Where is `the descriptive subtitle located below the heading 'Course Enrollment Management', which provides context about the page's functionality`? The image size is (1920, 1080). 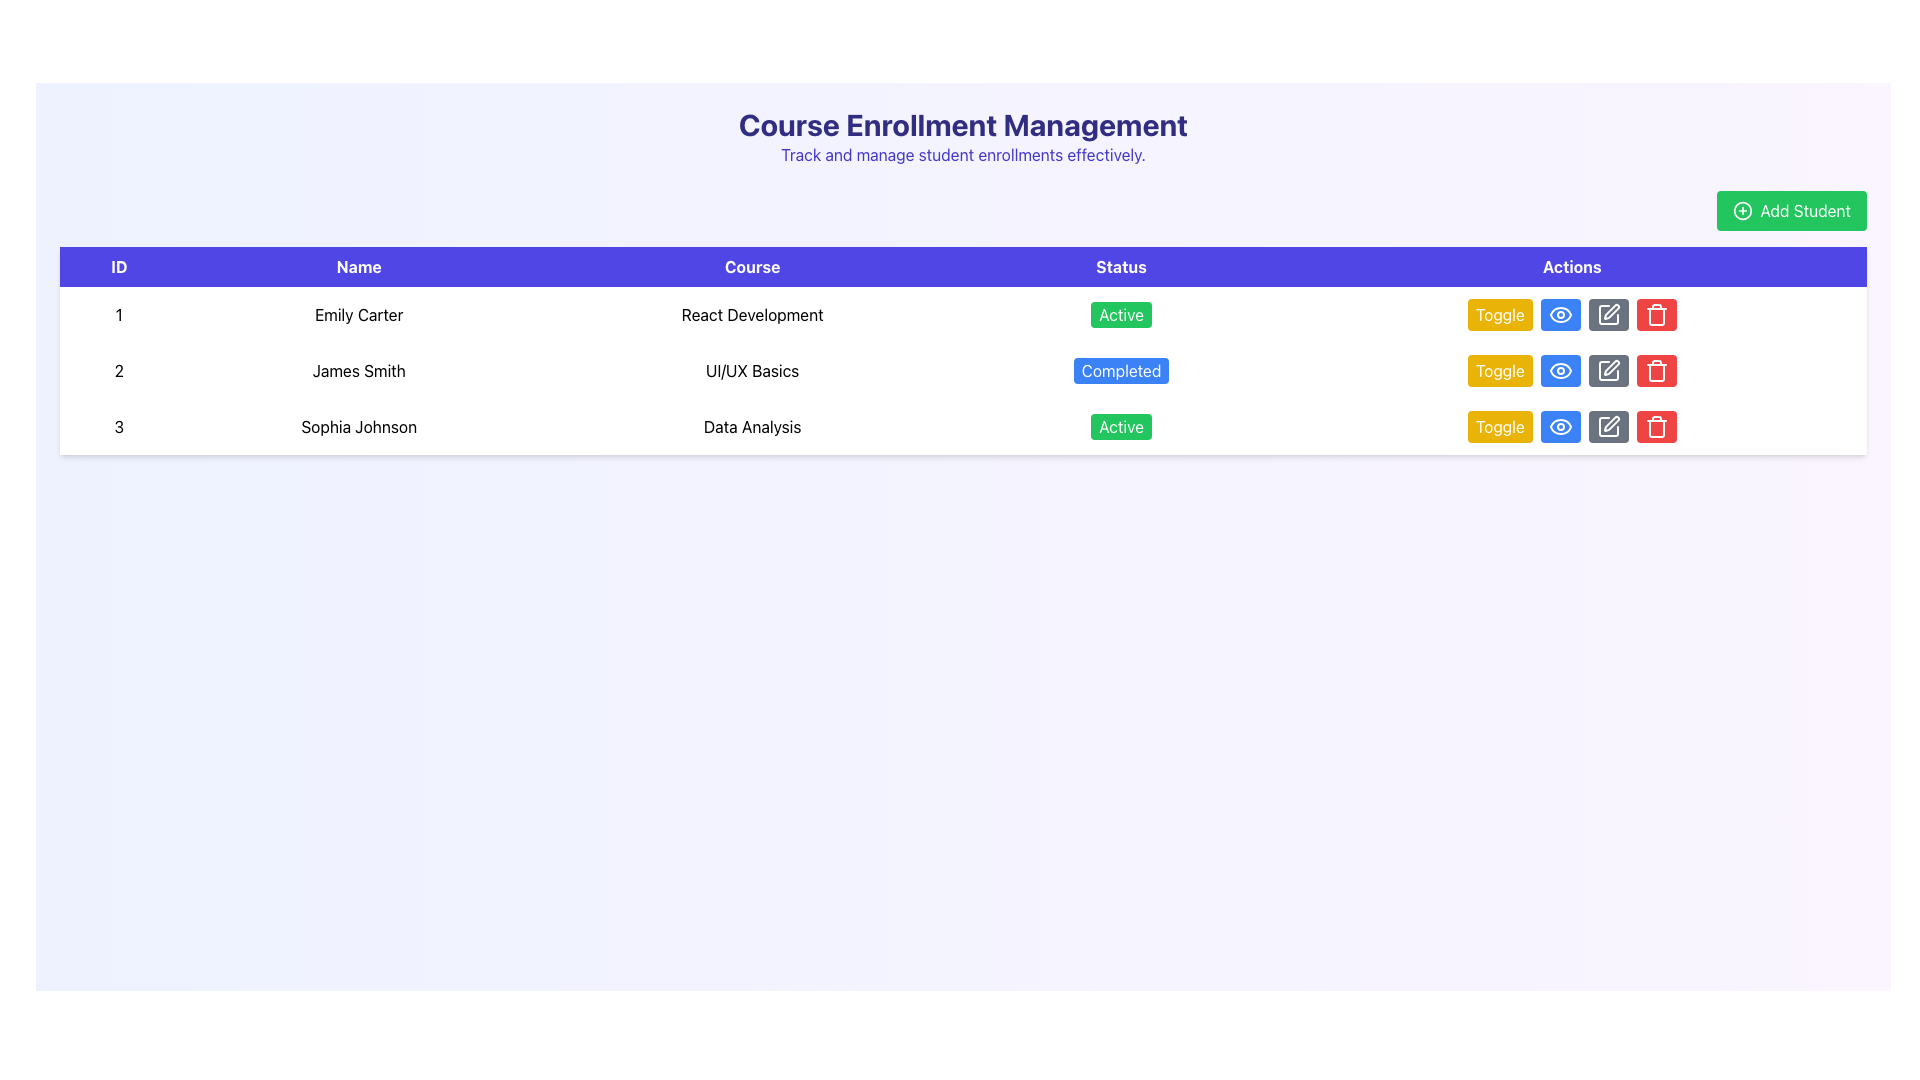
the descriptive subtitle located below the heading 'Course Enrollment Management', which provides context about the page's functionality is located at coordinates (963, 153).